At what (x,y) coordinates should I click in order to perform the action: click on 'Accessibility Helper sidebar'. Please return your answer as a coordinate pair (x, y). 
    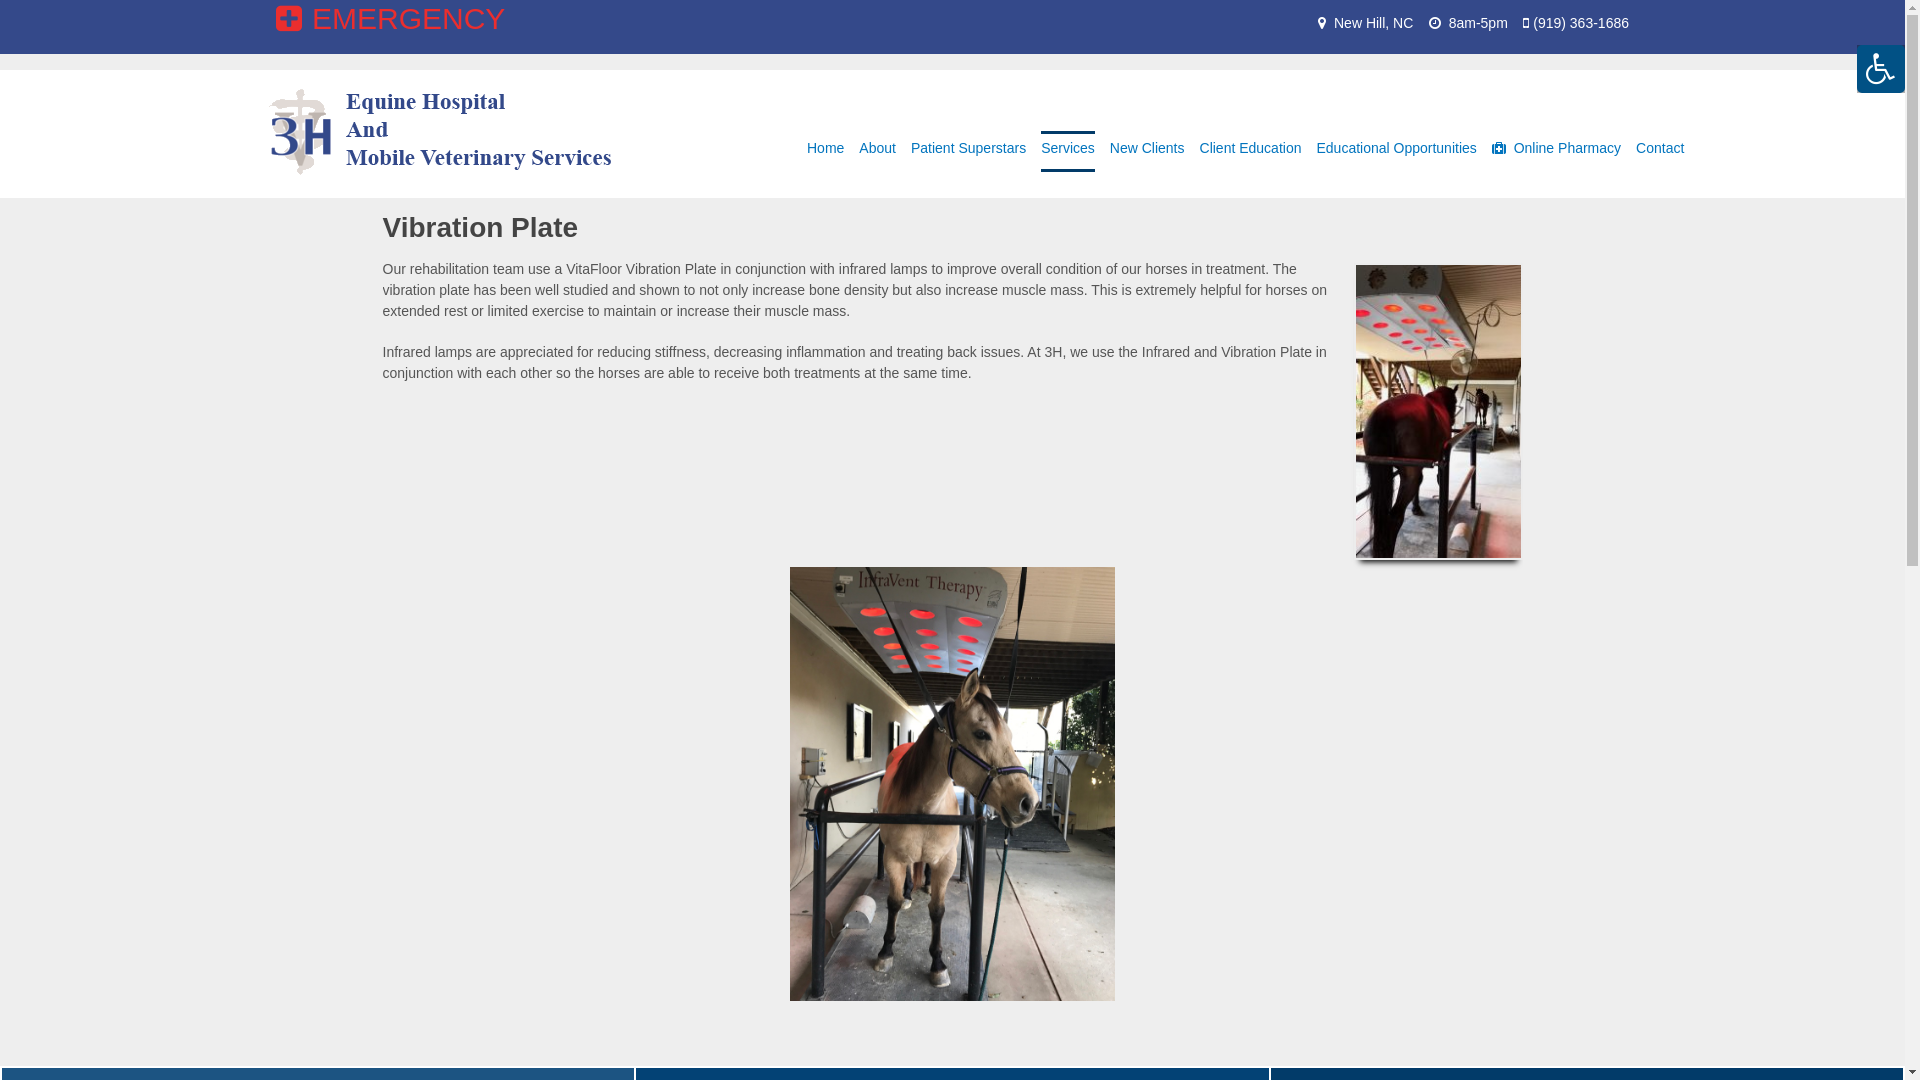
    Looking at the image, I should click on (1880, 68).